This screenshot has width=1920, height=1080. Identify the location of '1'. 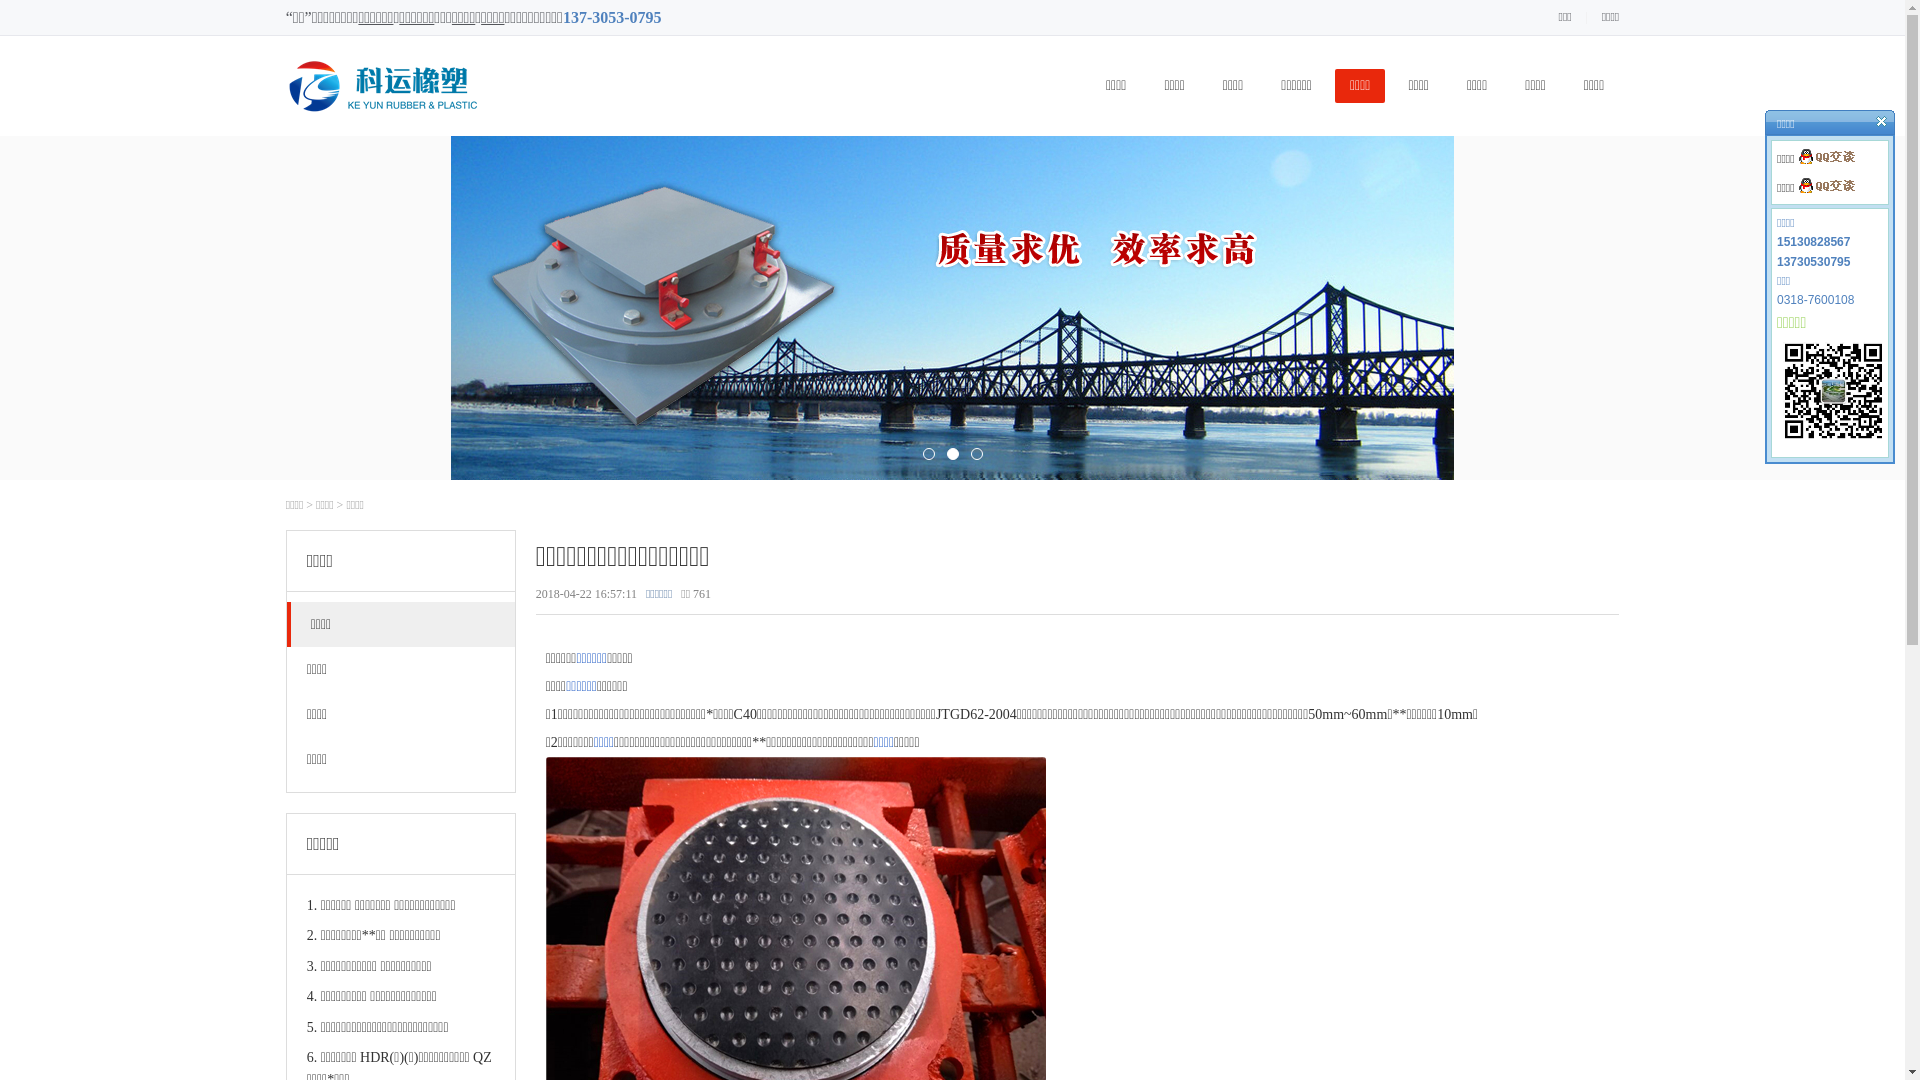
(926, 454).